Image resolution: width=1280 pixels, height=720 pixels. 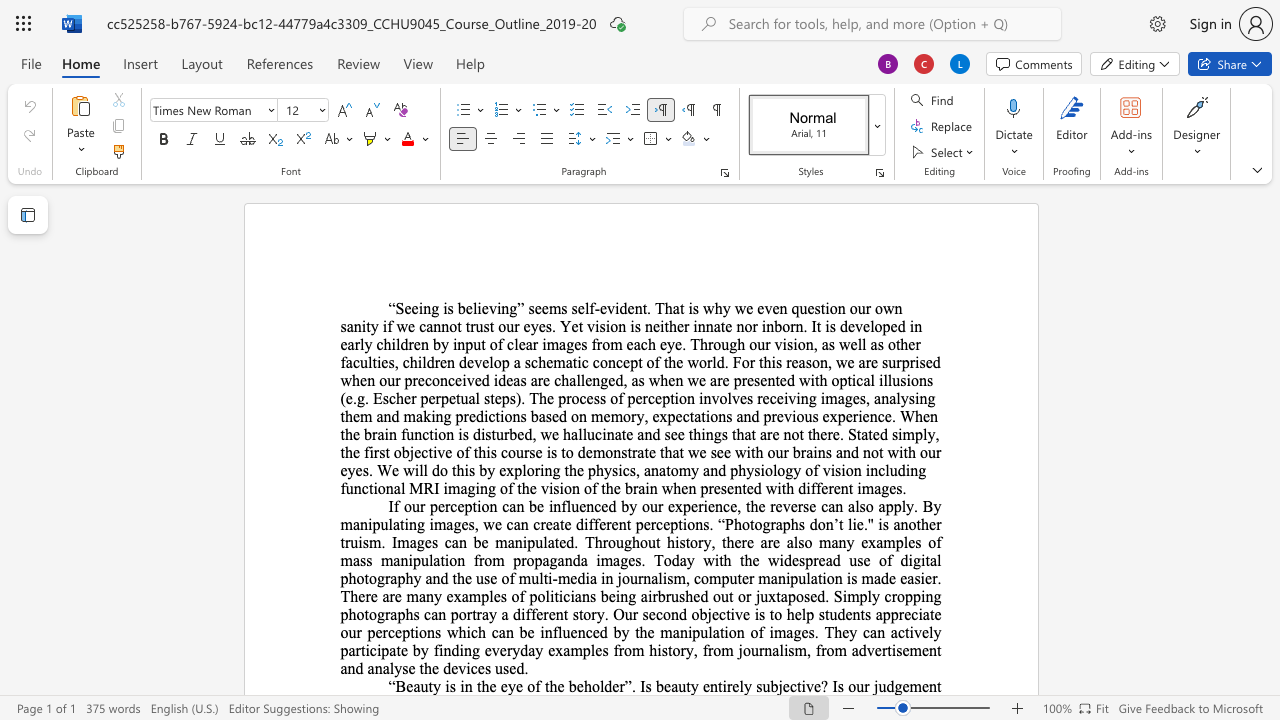 What do you see at coordinates (450, 380) in the screenshot?
I see `the 12th character "c" in the text` at bounding box center [450, 380].